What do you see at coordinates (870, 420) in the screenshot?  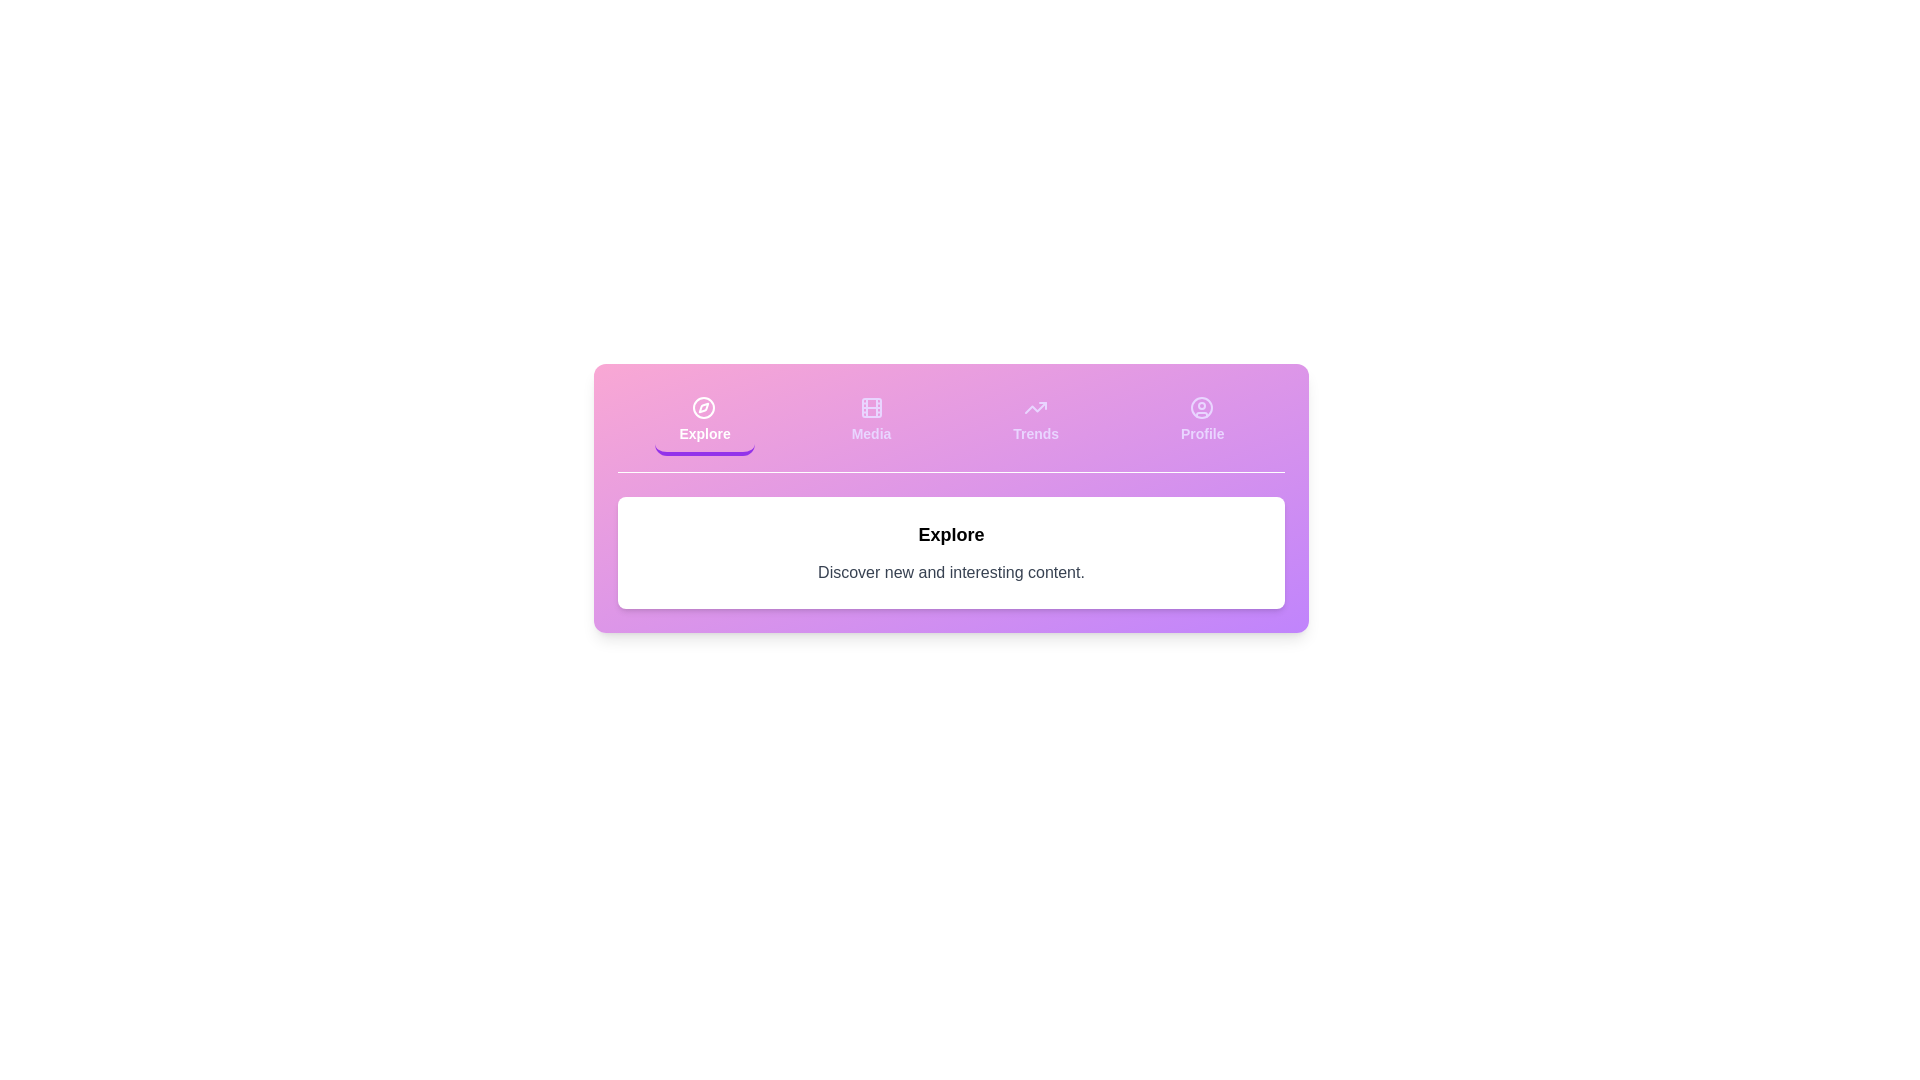 I see `the tab button labeled Media to switch to the corresponding tab` at bounding box center [870, 420].